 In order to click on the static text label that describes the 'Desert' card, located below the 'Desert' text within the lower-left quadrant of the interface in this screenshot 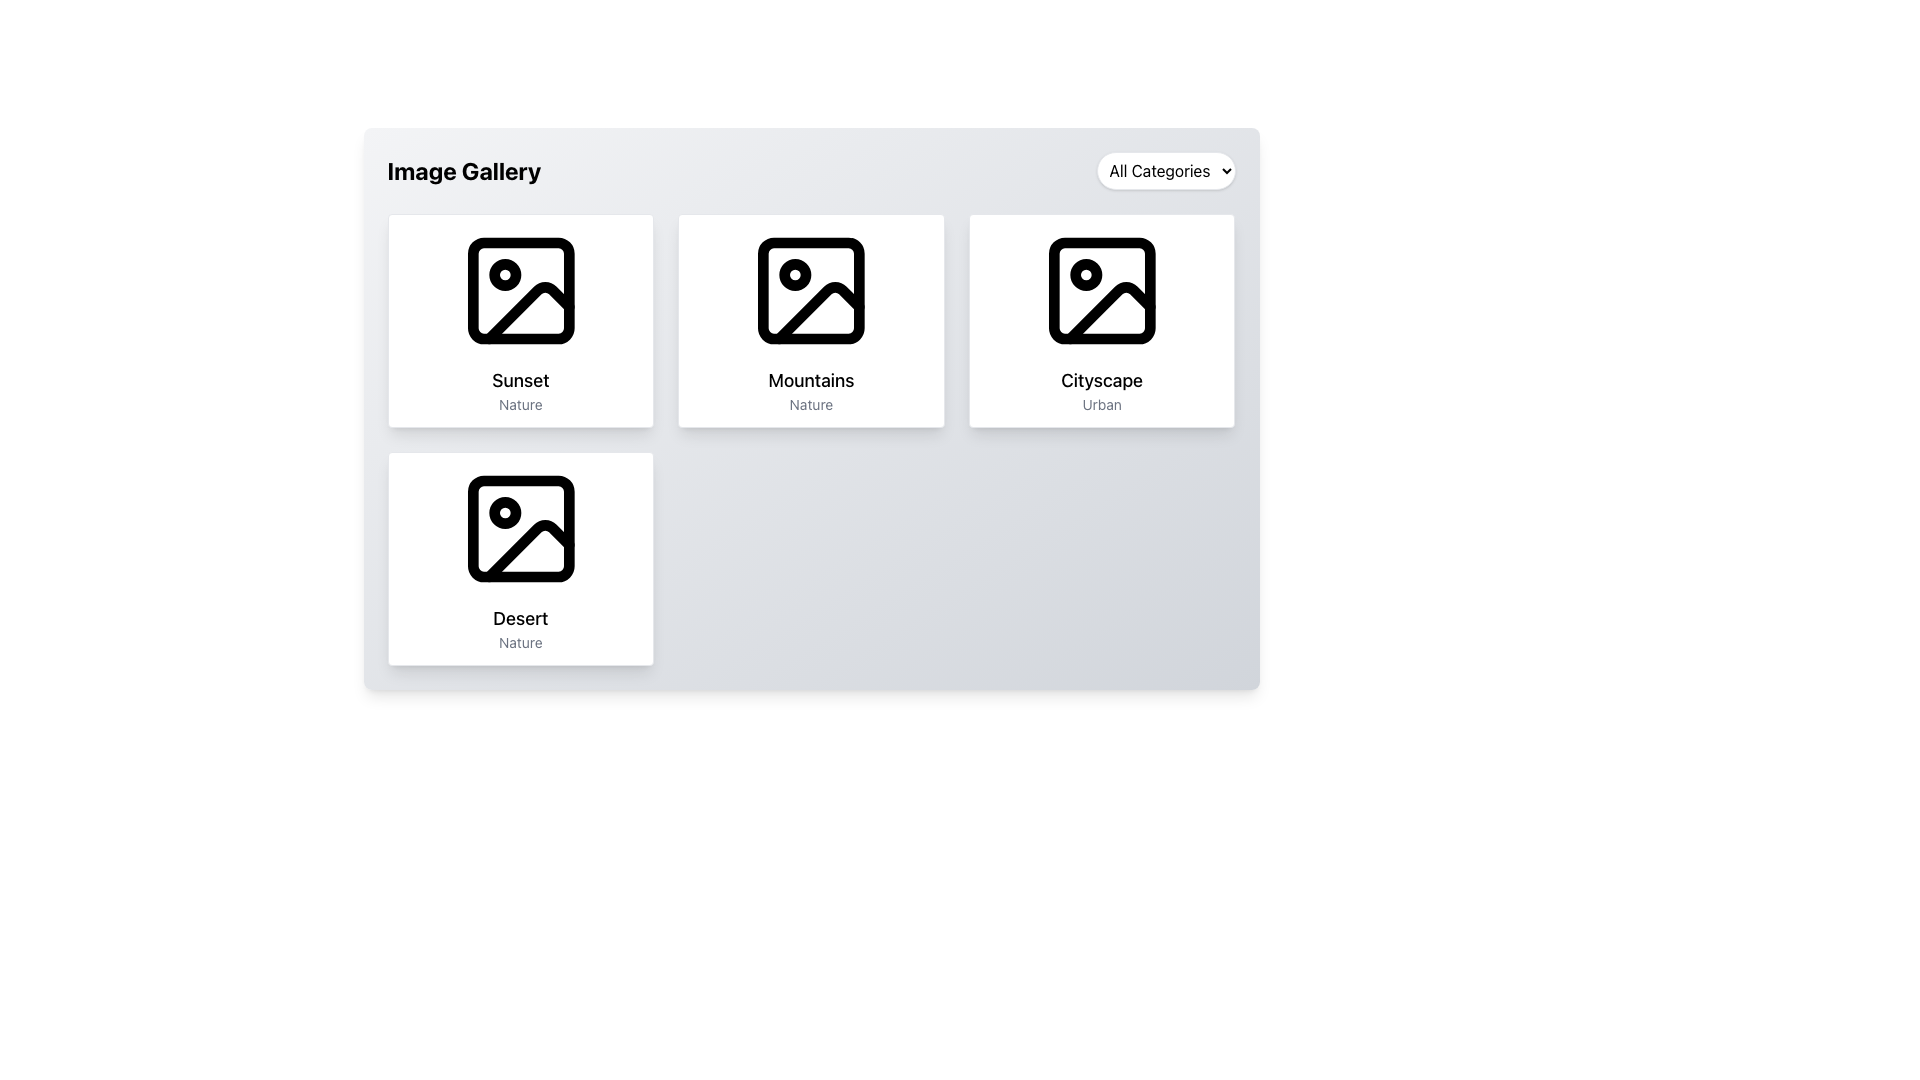, I will do `click(520, 643)`.